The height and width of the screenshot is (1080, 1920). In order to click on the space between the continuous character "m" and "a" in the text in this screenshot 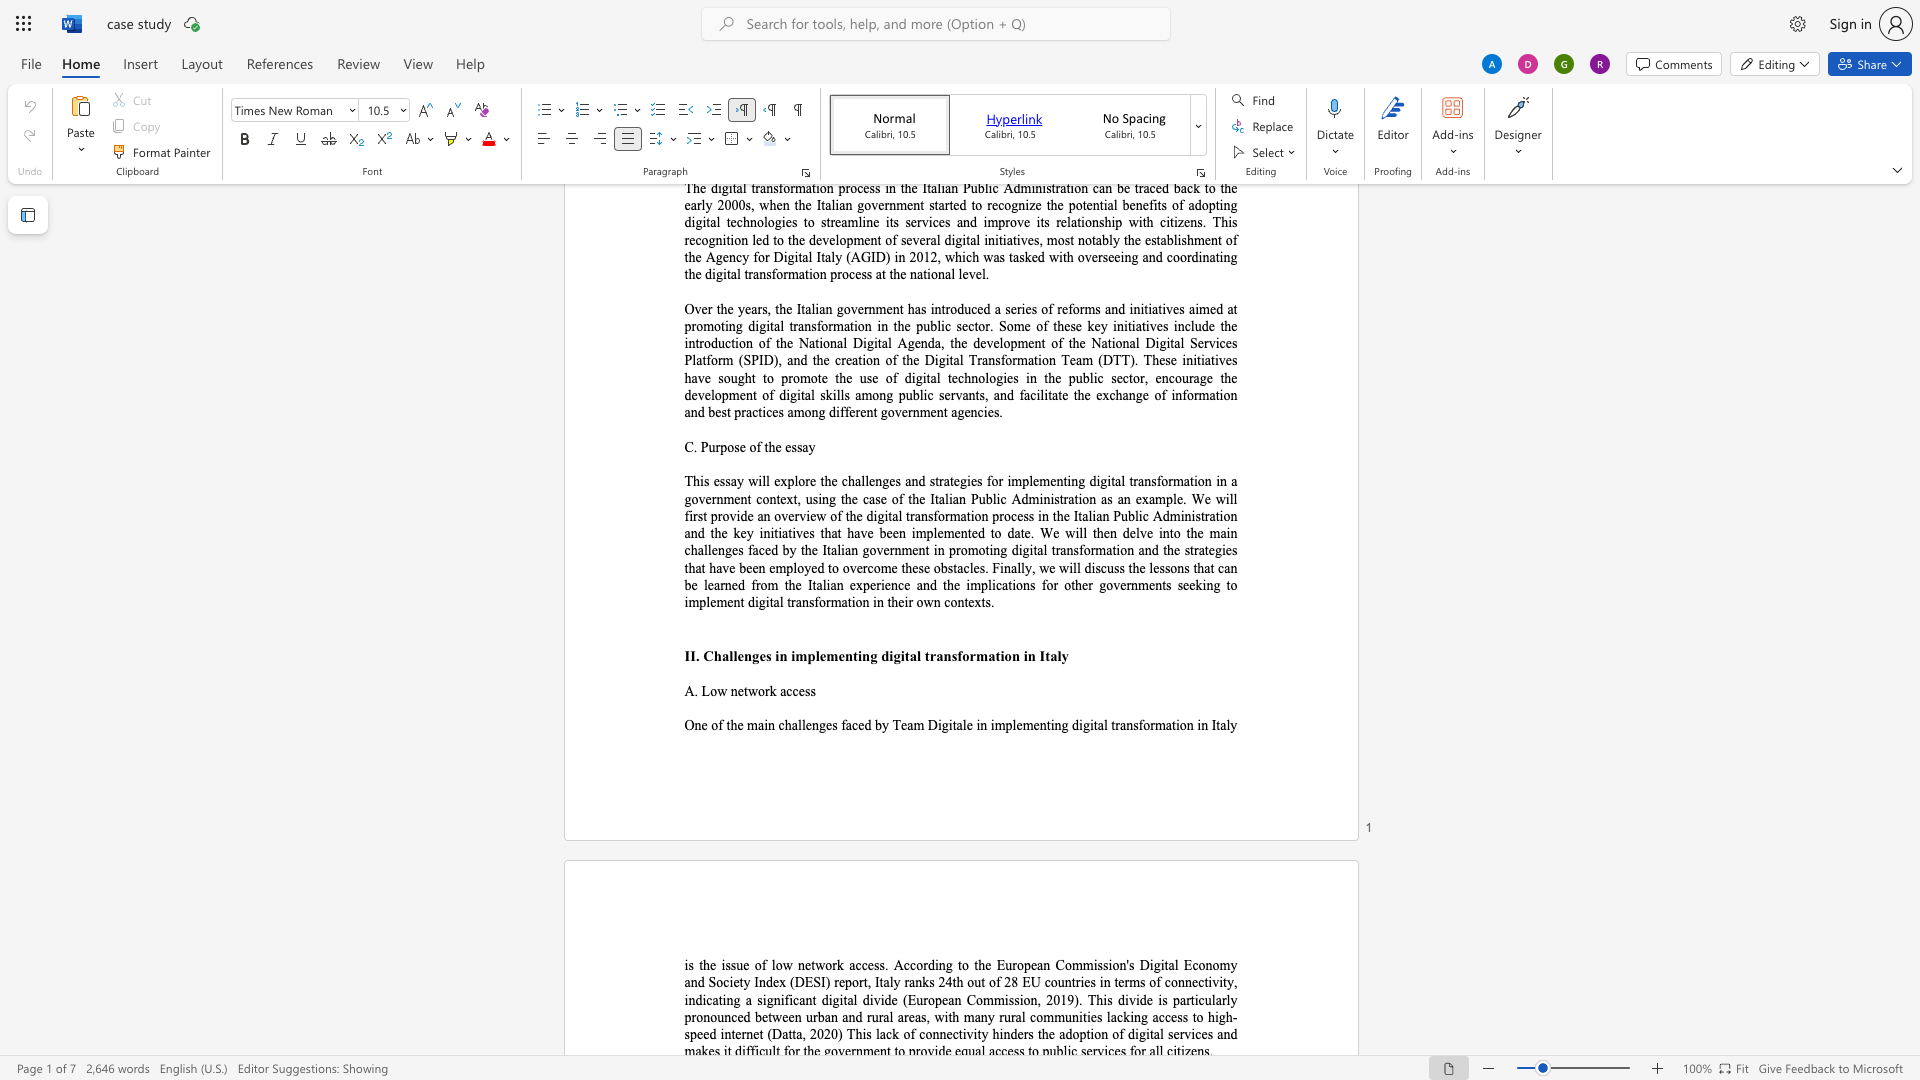, I will do `click(987, 656)`.